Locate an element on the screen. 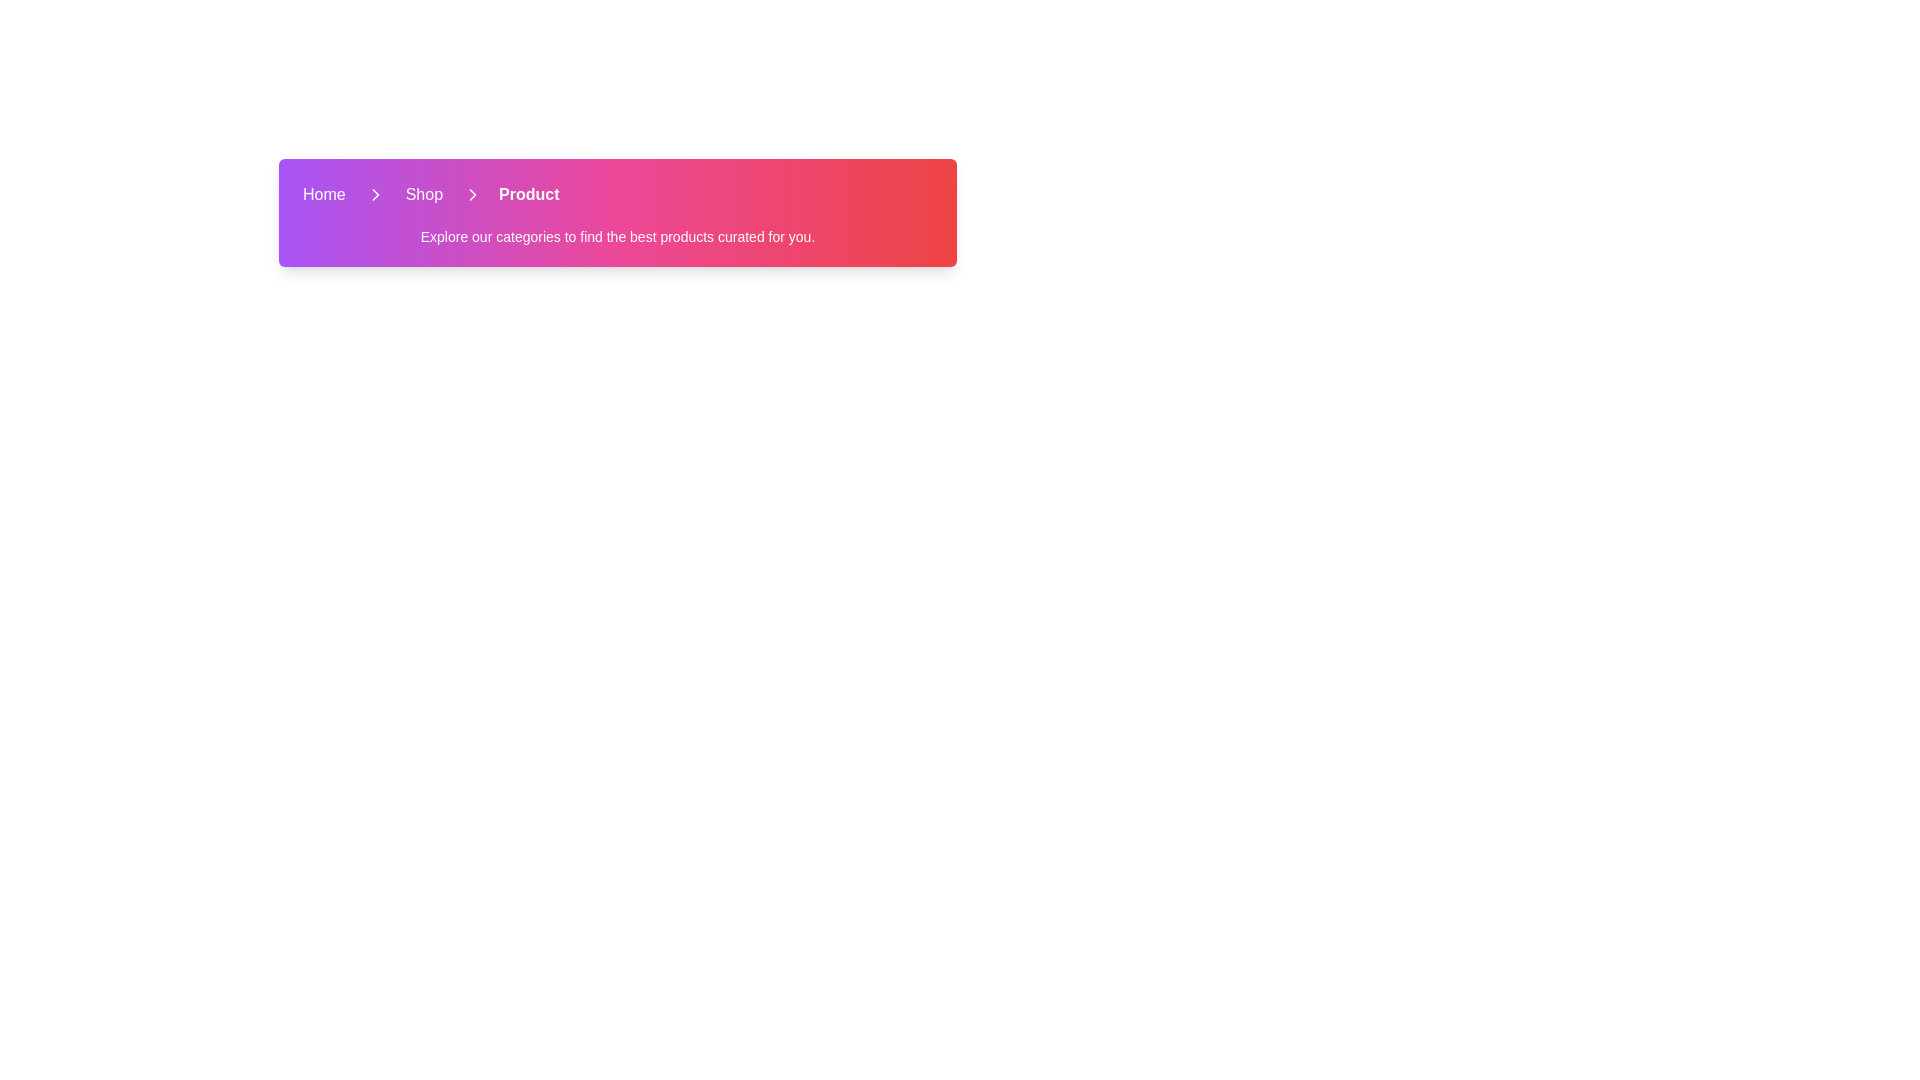 Image resolution: width=1920 pixels, height=1080 pixels. the breadcrumb separator icon located between the 'Home' link and the 'Shop' link is located at coordinates (375, 195).